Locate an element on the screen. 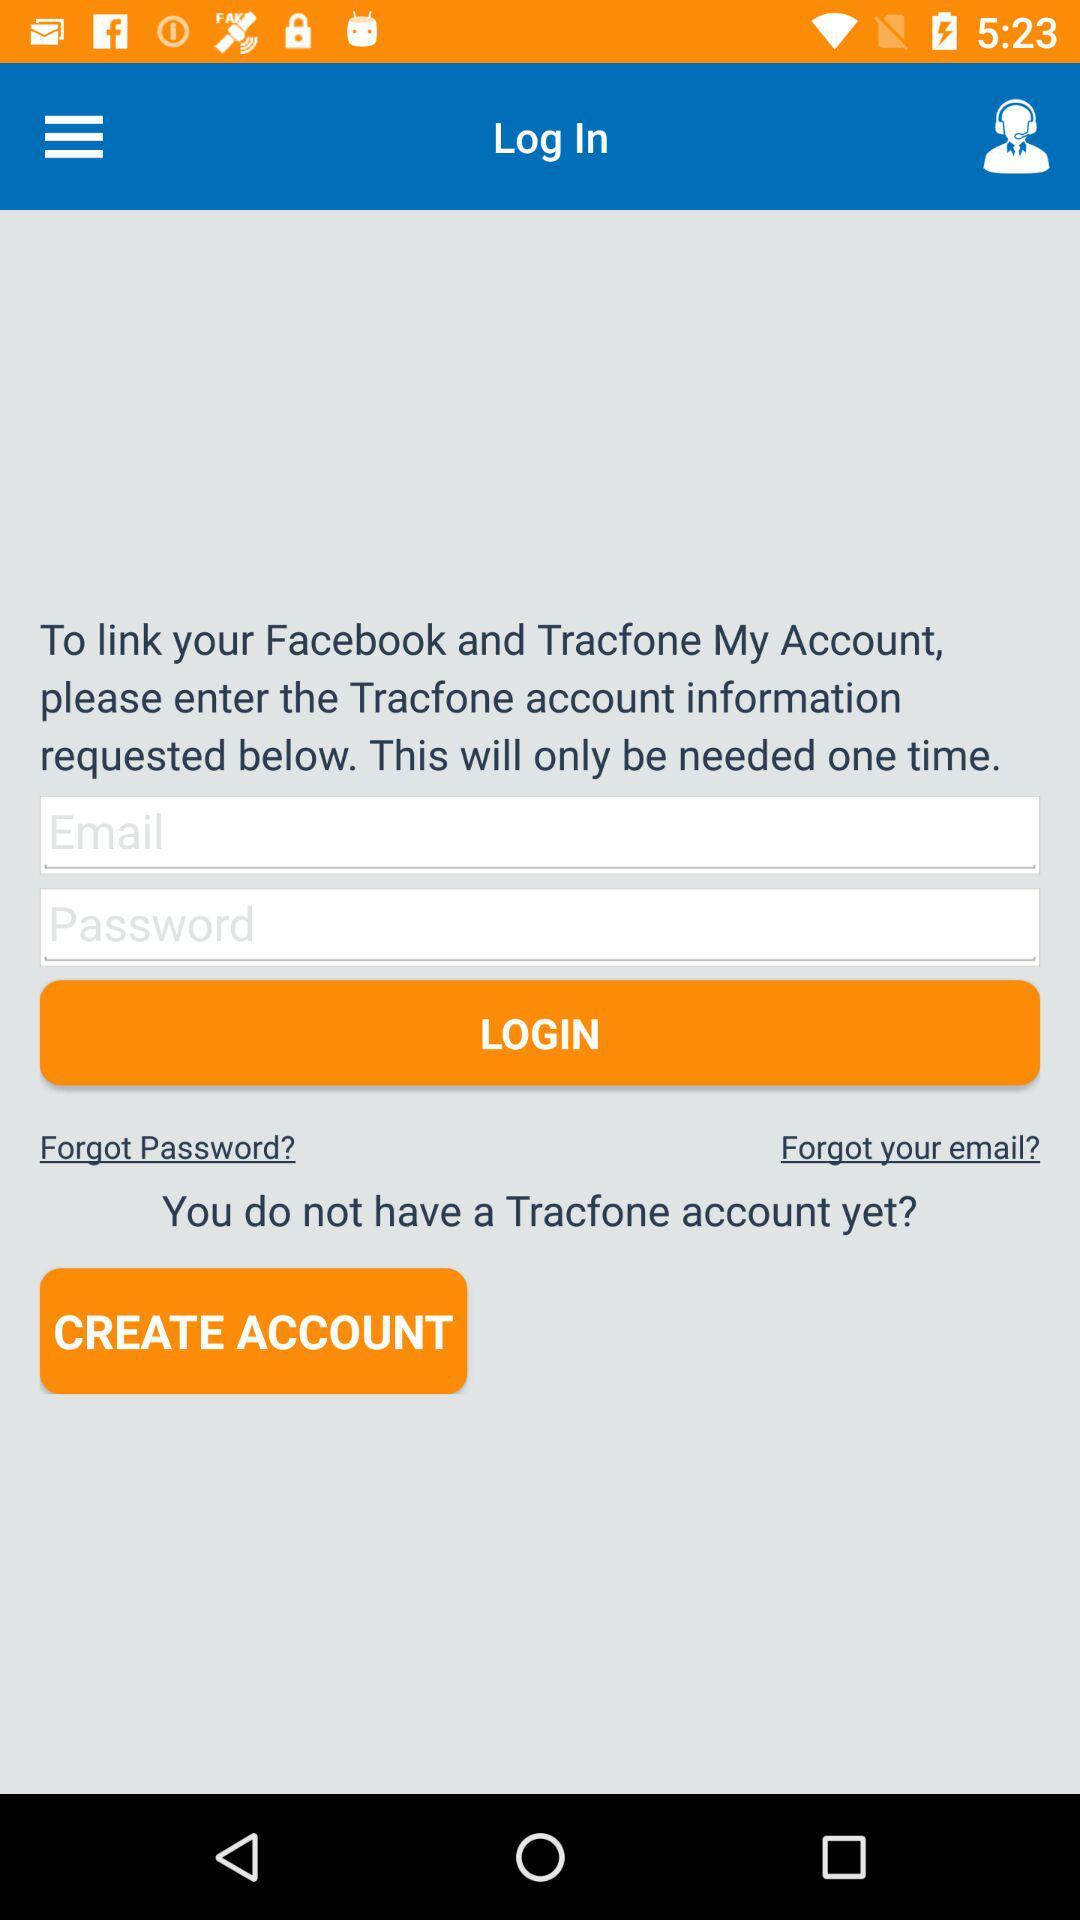 The image size is (1080, 1920). the item to the left of the log in is located at coordinates (72, 135).